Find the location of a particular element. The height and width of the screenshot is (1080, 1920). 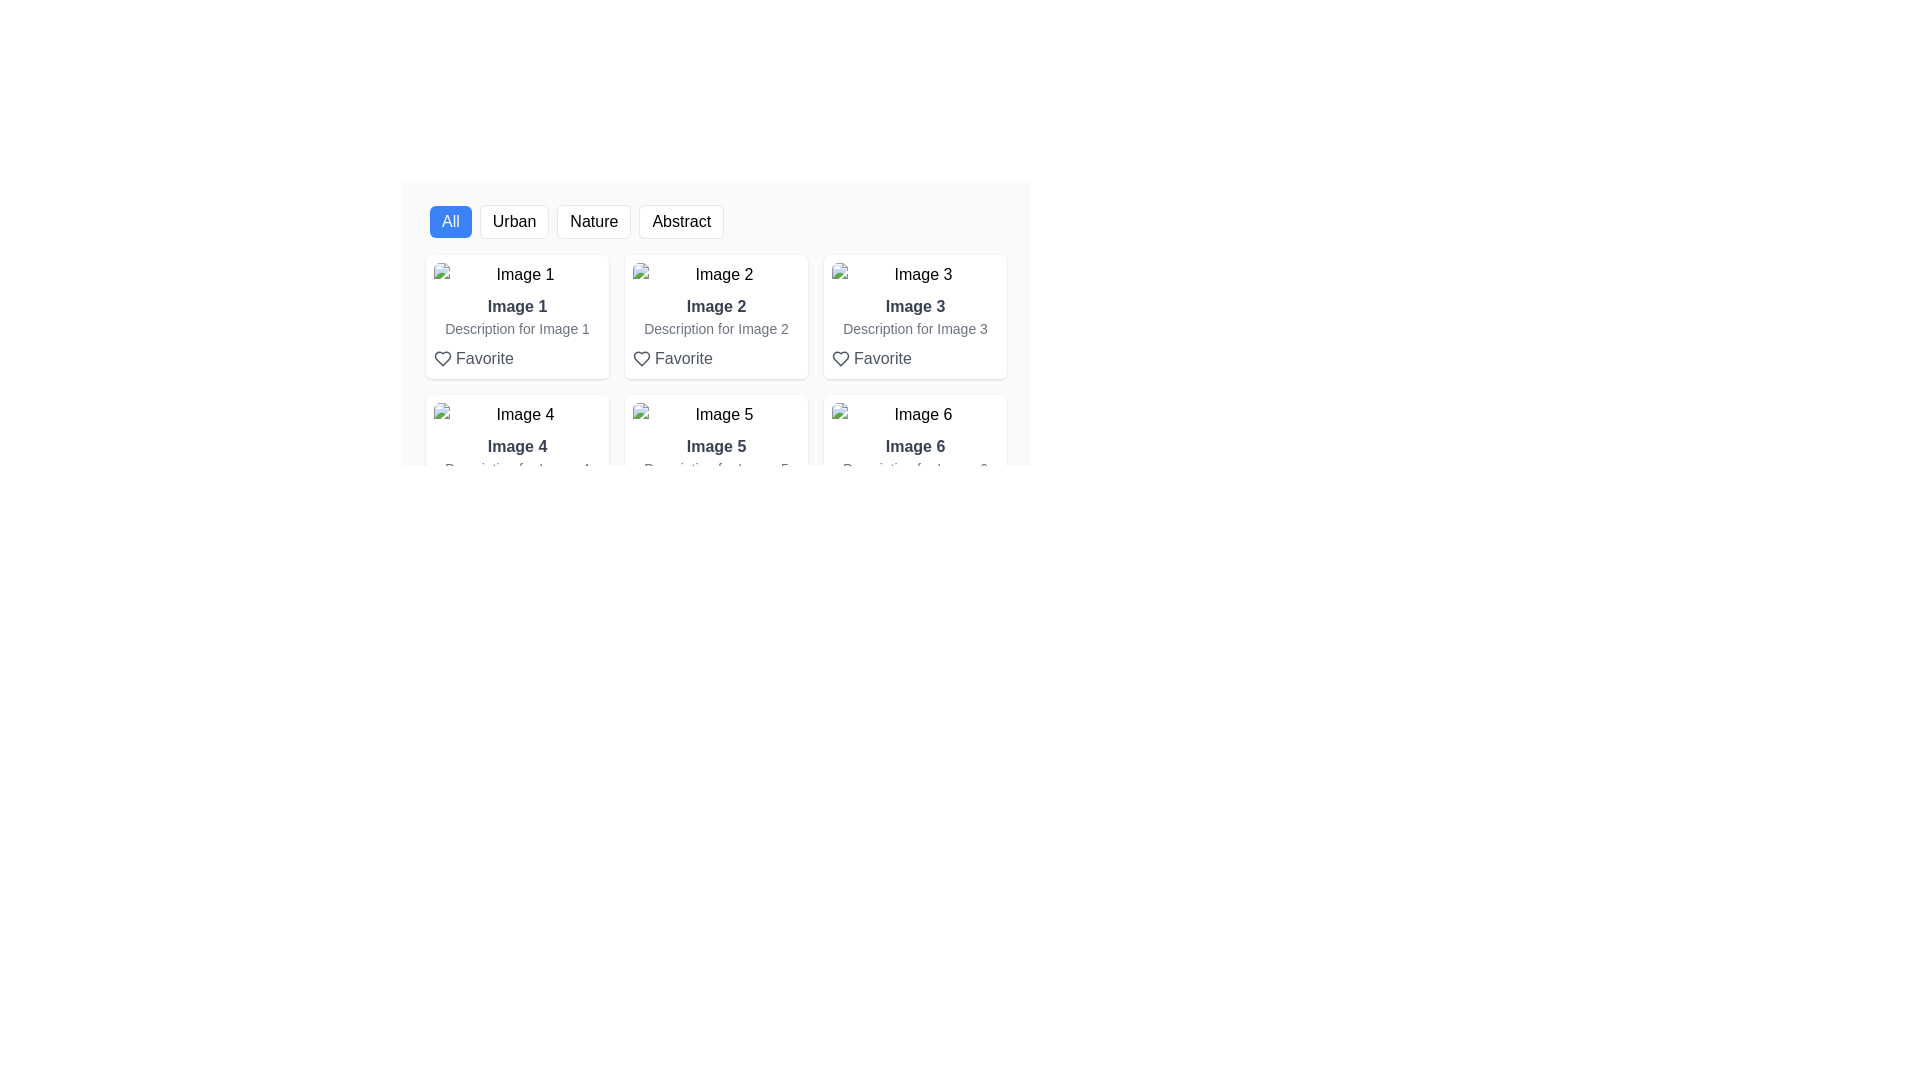

the text label displaying 'Description for Image 3', which is a small, gray font located beneath the bold title 'Image 3' is located at coordinates (914, 327).